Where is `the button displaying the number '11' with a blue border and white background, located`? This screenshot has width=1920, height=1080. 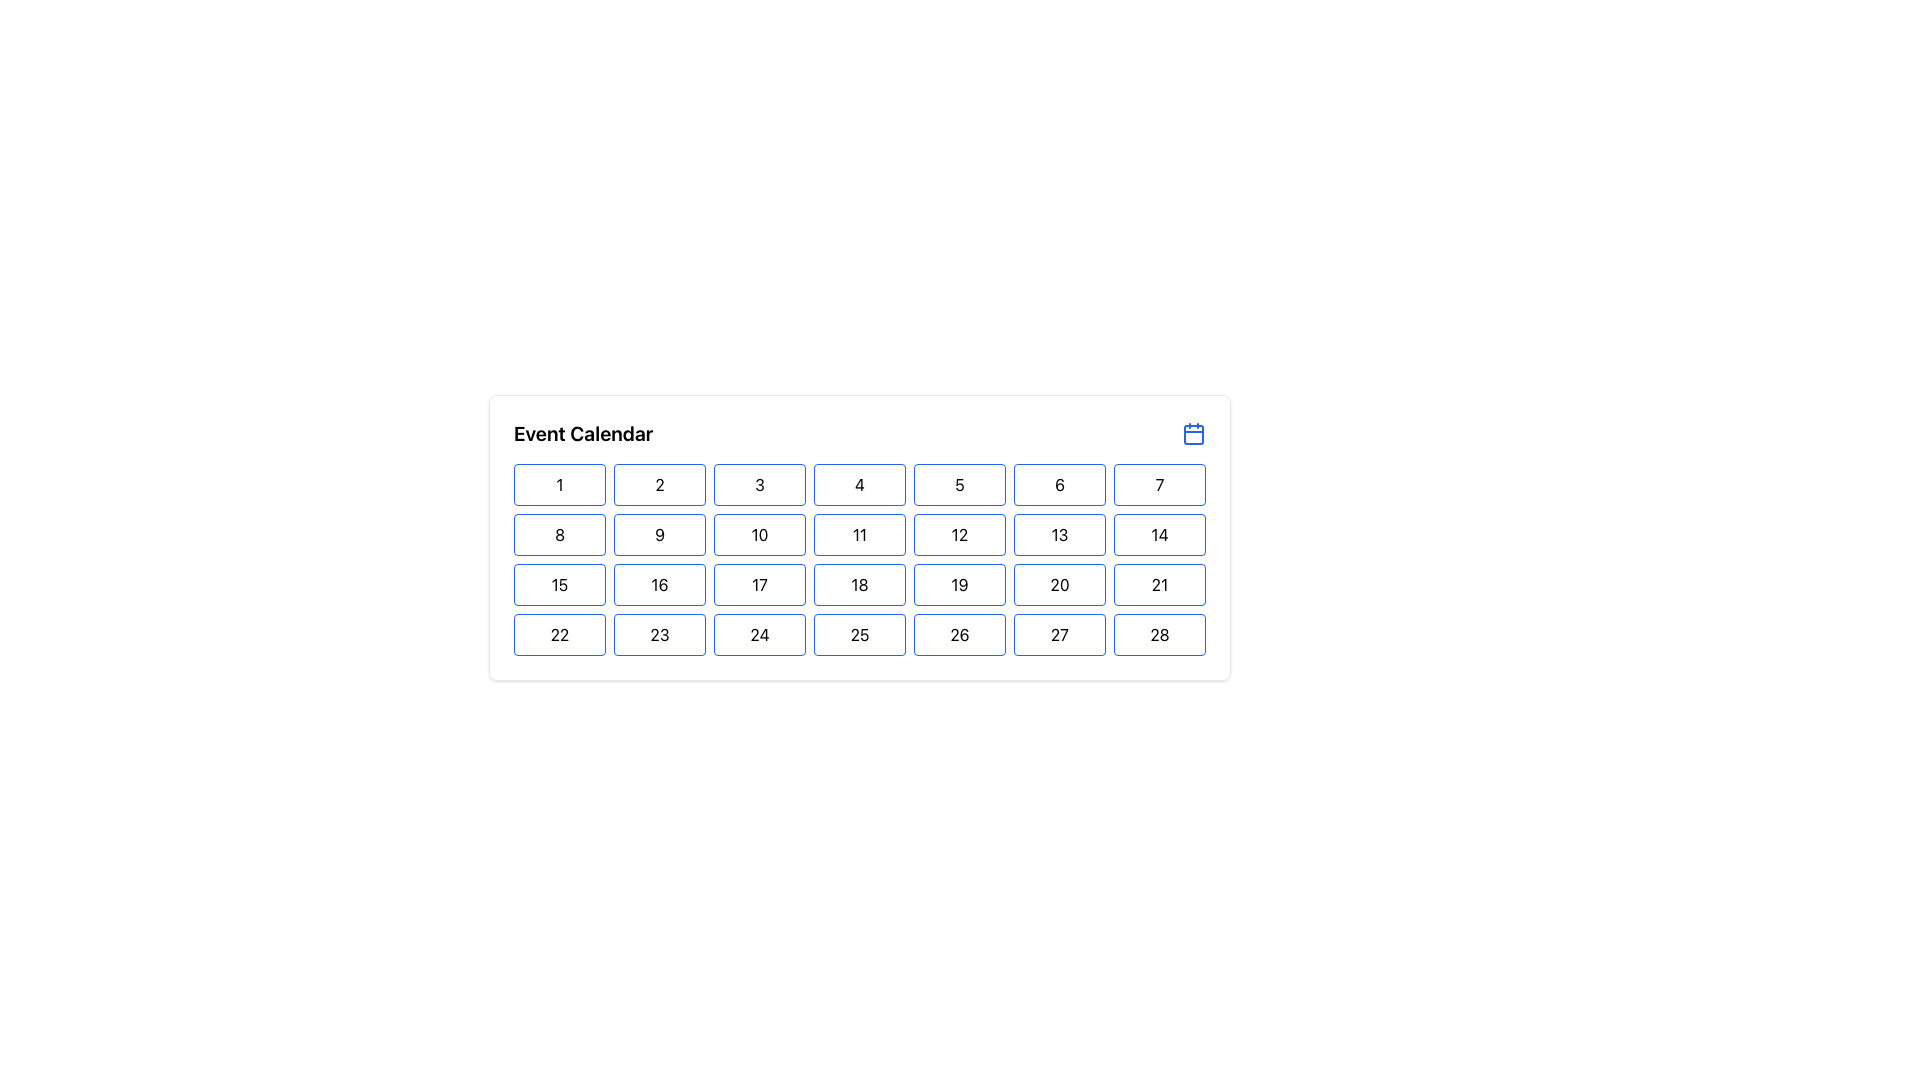 the button displaying the number '11' with a blue border and white background, located is located at coordinates (859, 534).